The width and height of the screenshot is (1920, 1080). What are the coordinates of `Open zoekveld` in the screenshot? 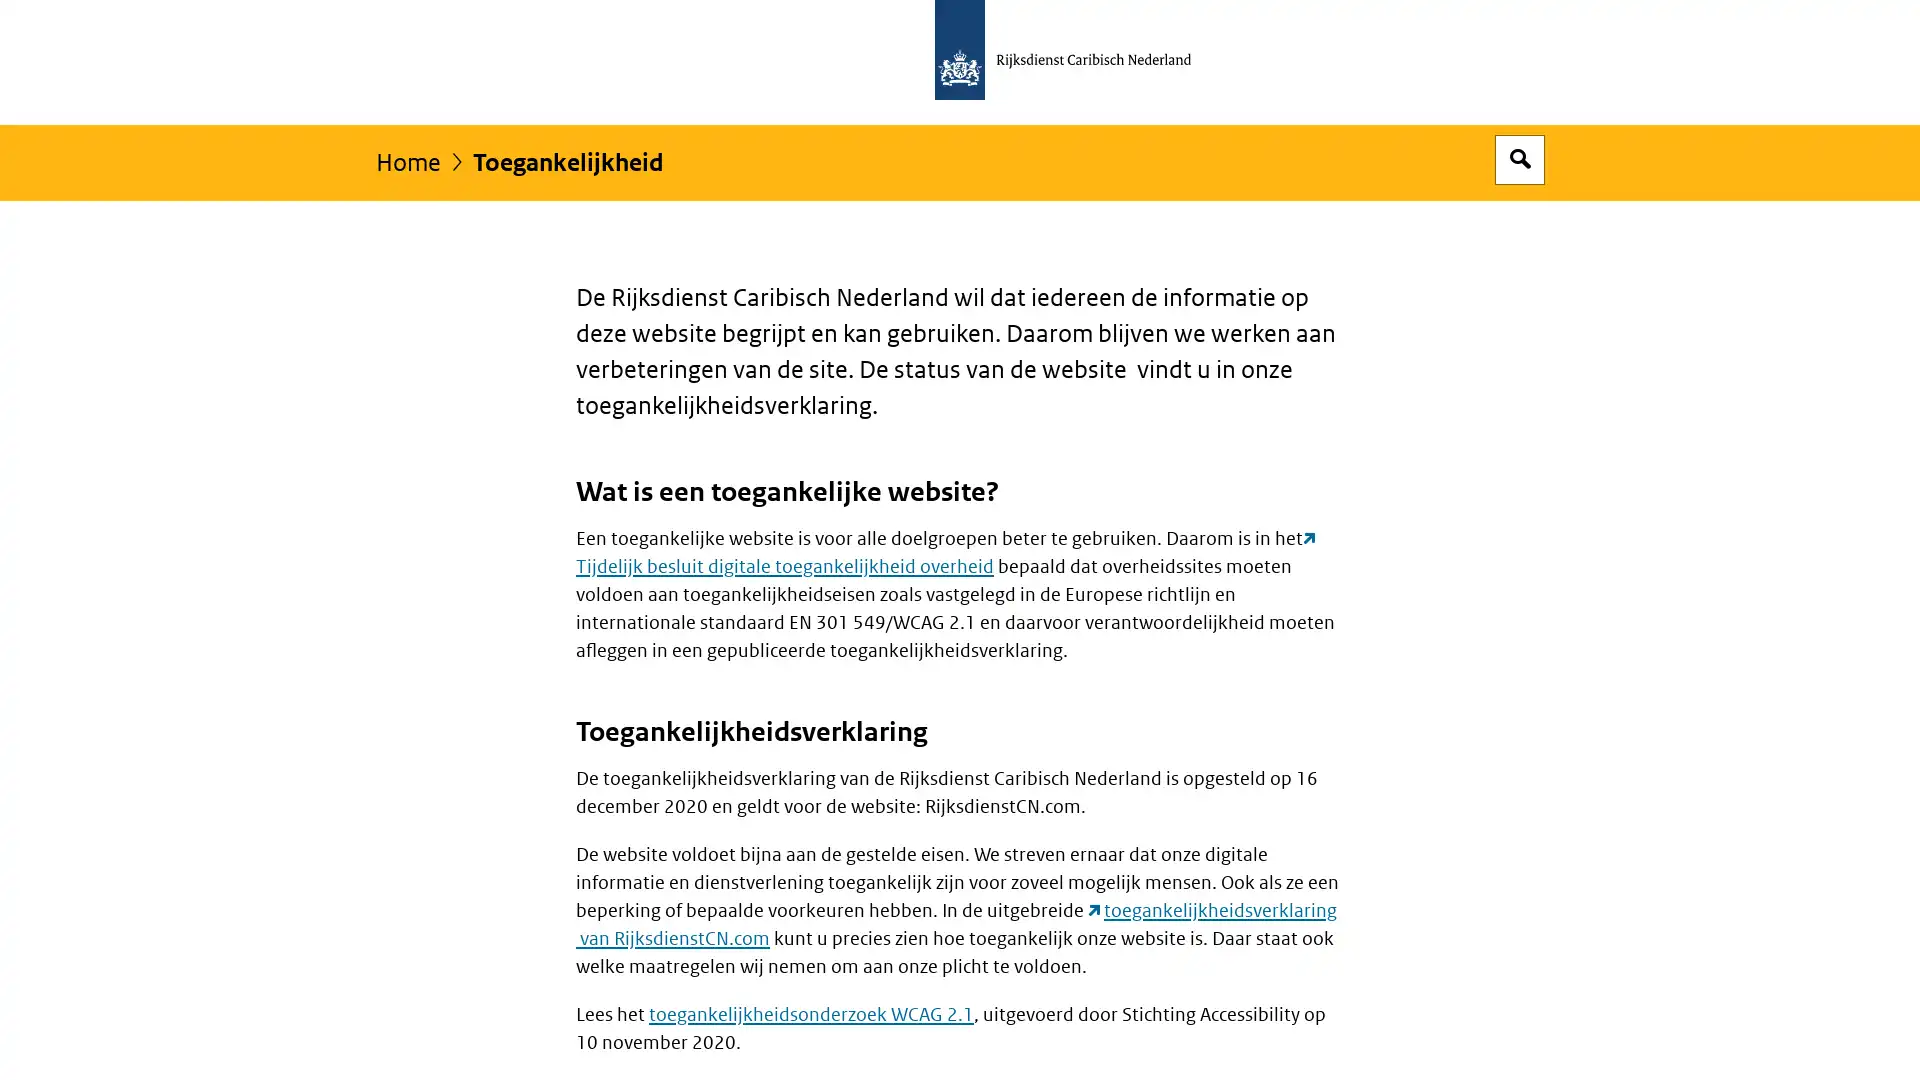 It's located at (1520, 158).